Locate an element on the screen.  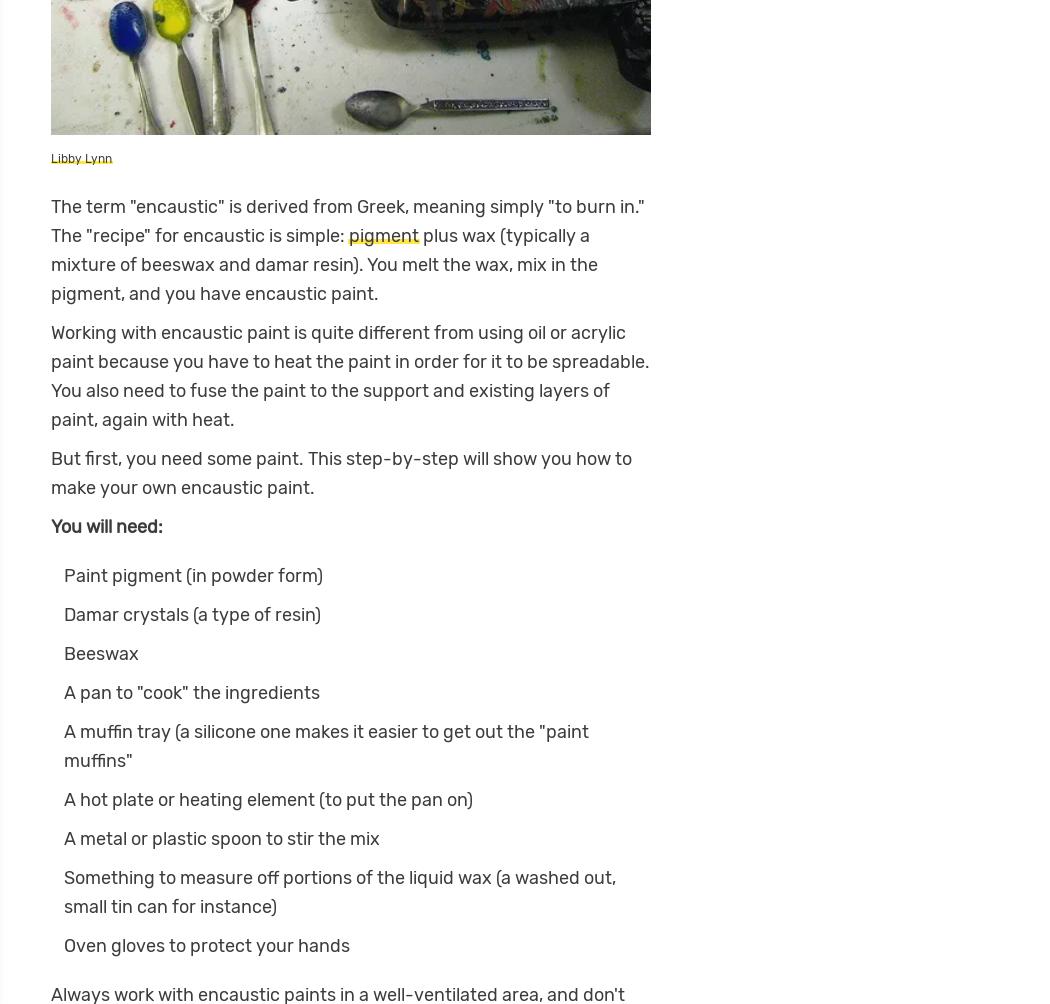
'Libby Lynn' is located at coordinates (50, 158).